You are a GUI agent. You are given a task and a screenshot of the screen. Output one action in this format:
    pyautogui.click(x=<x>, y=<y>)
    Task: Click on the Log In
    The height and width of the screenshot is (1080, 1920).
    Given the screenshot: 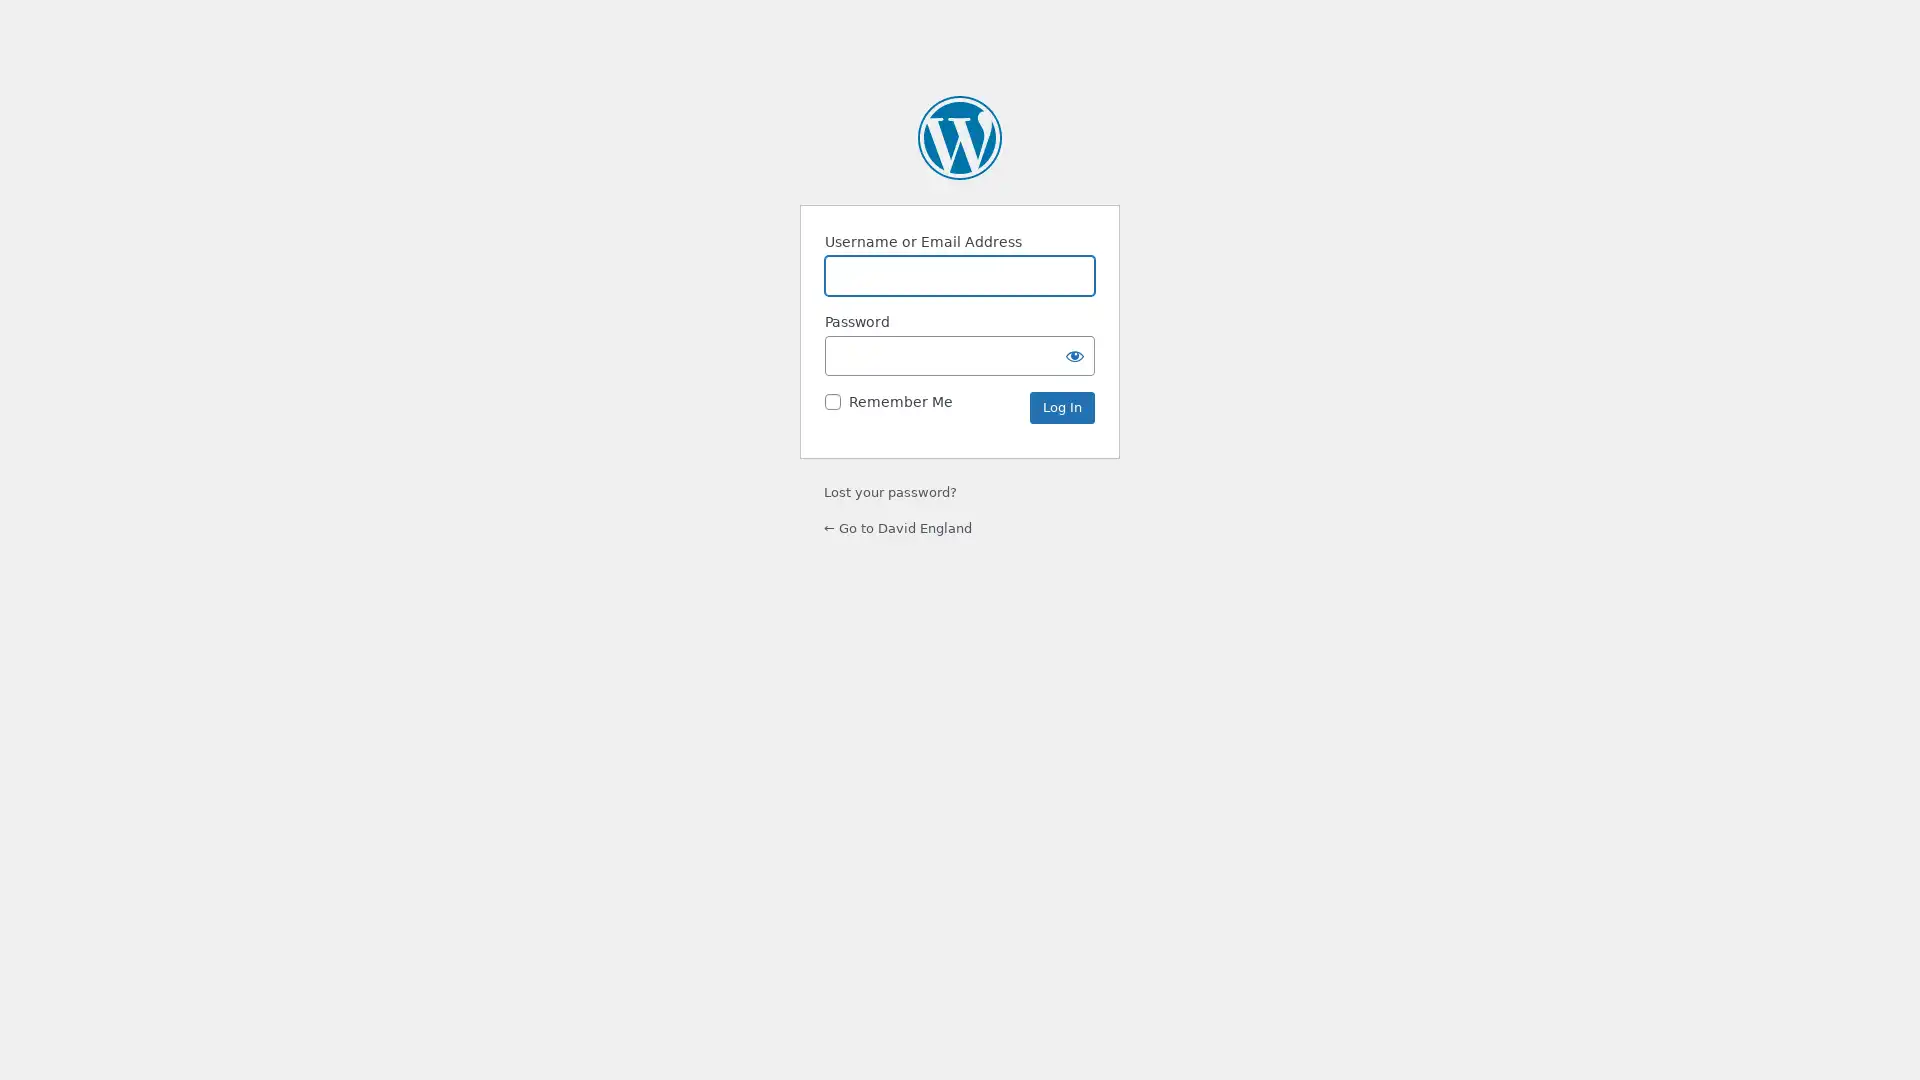 What is the action you would take?
    pyautogui.click(x=1061, y=407)
    